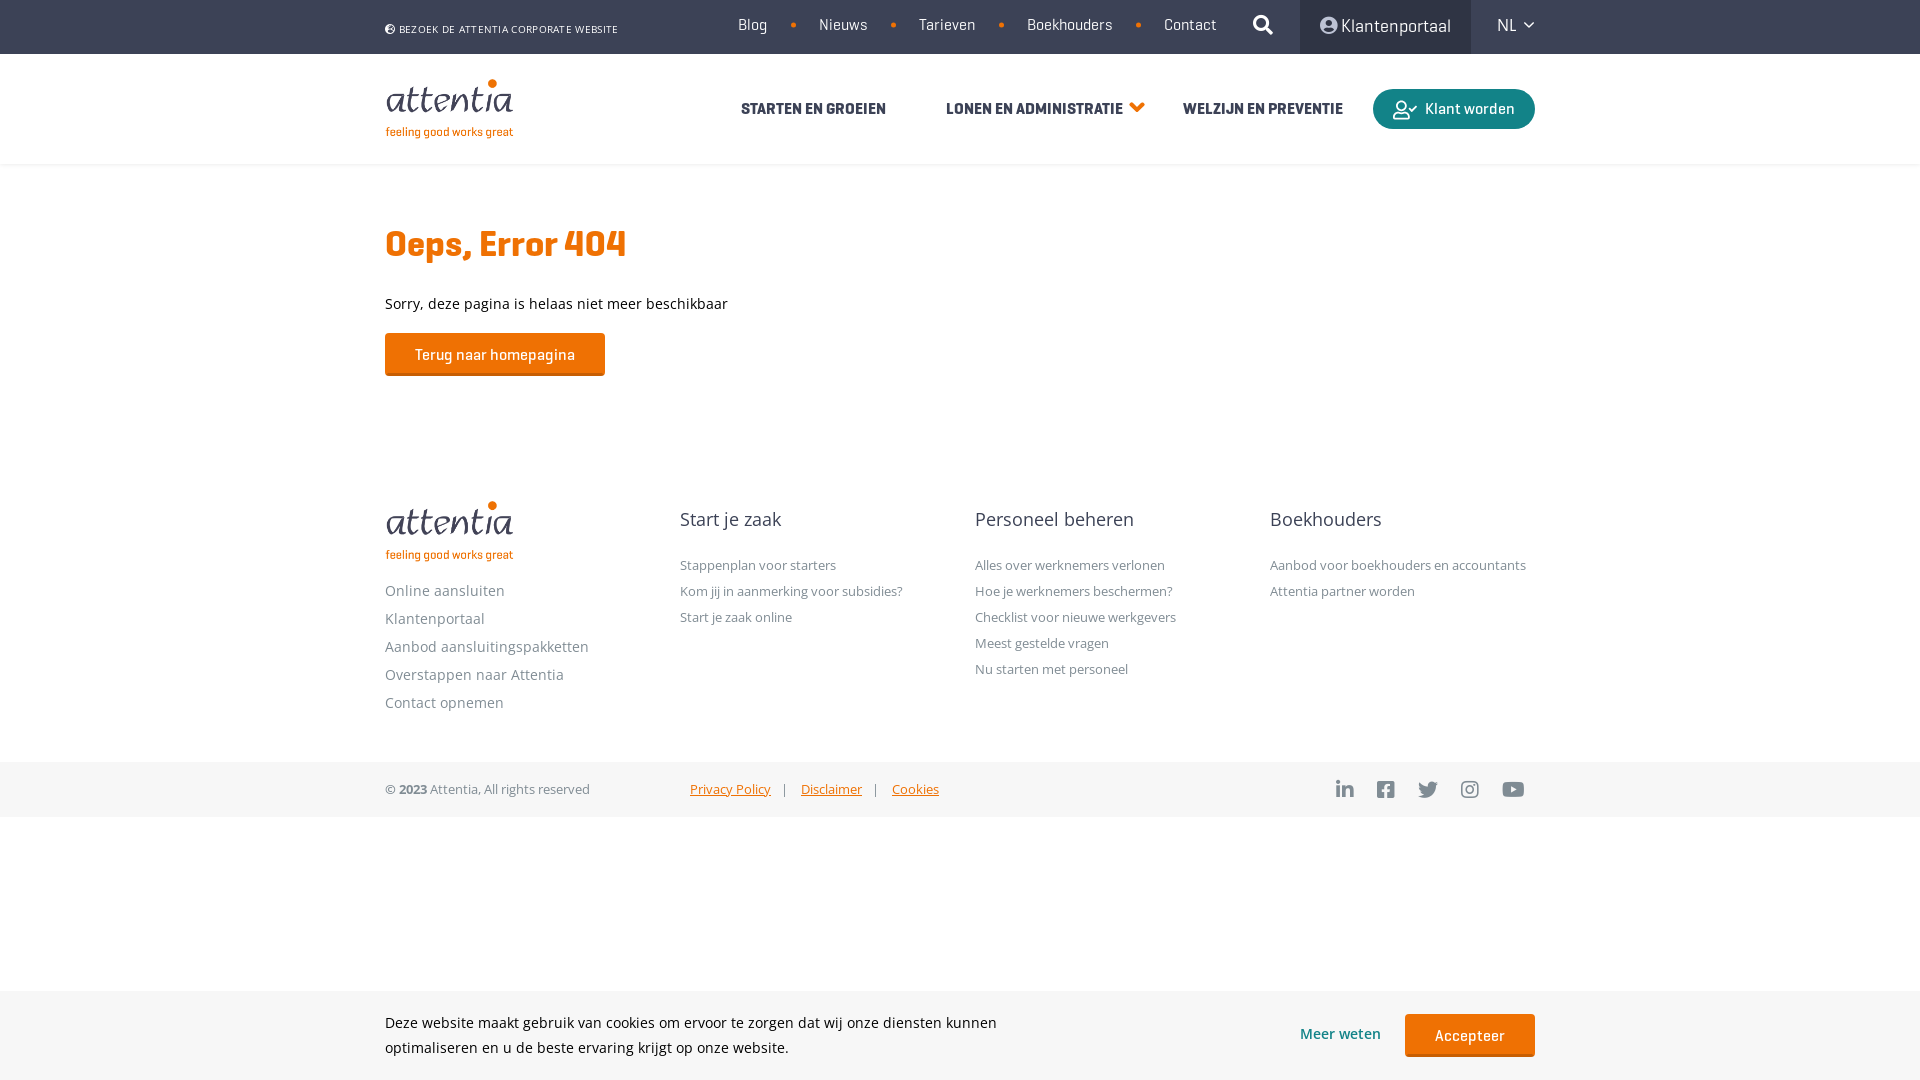  I want to click on 'Home', so click(449, 109).